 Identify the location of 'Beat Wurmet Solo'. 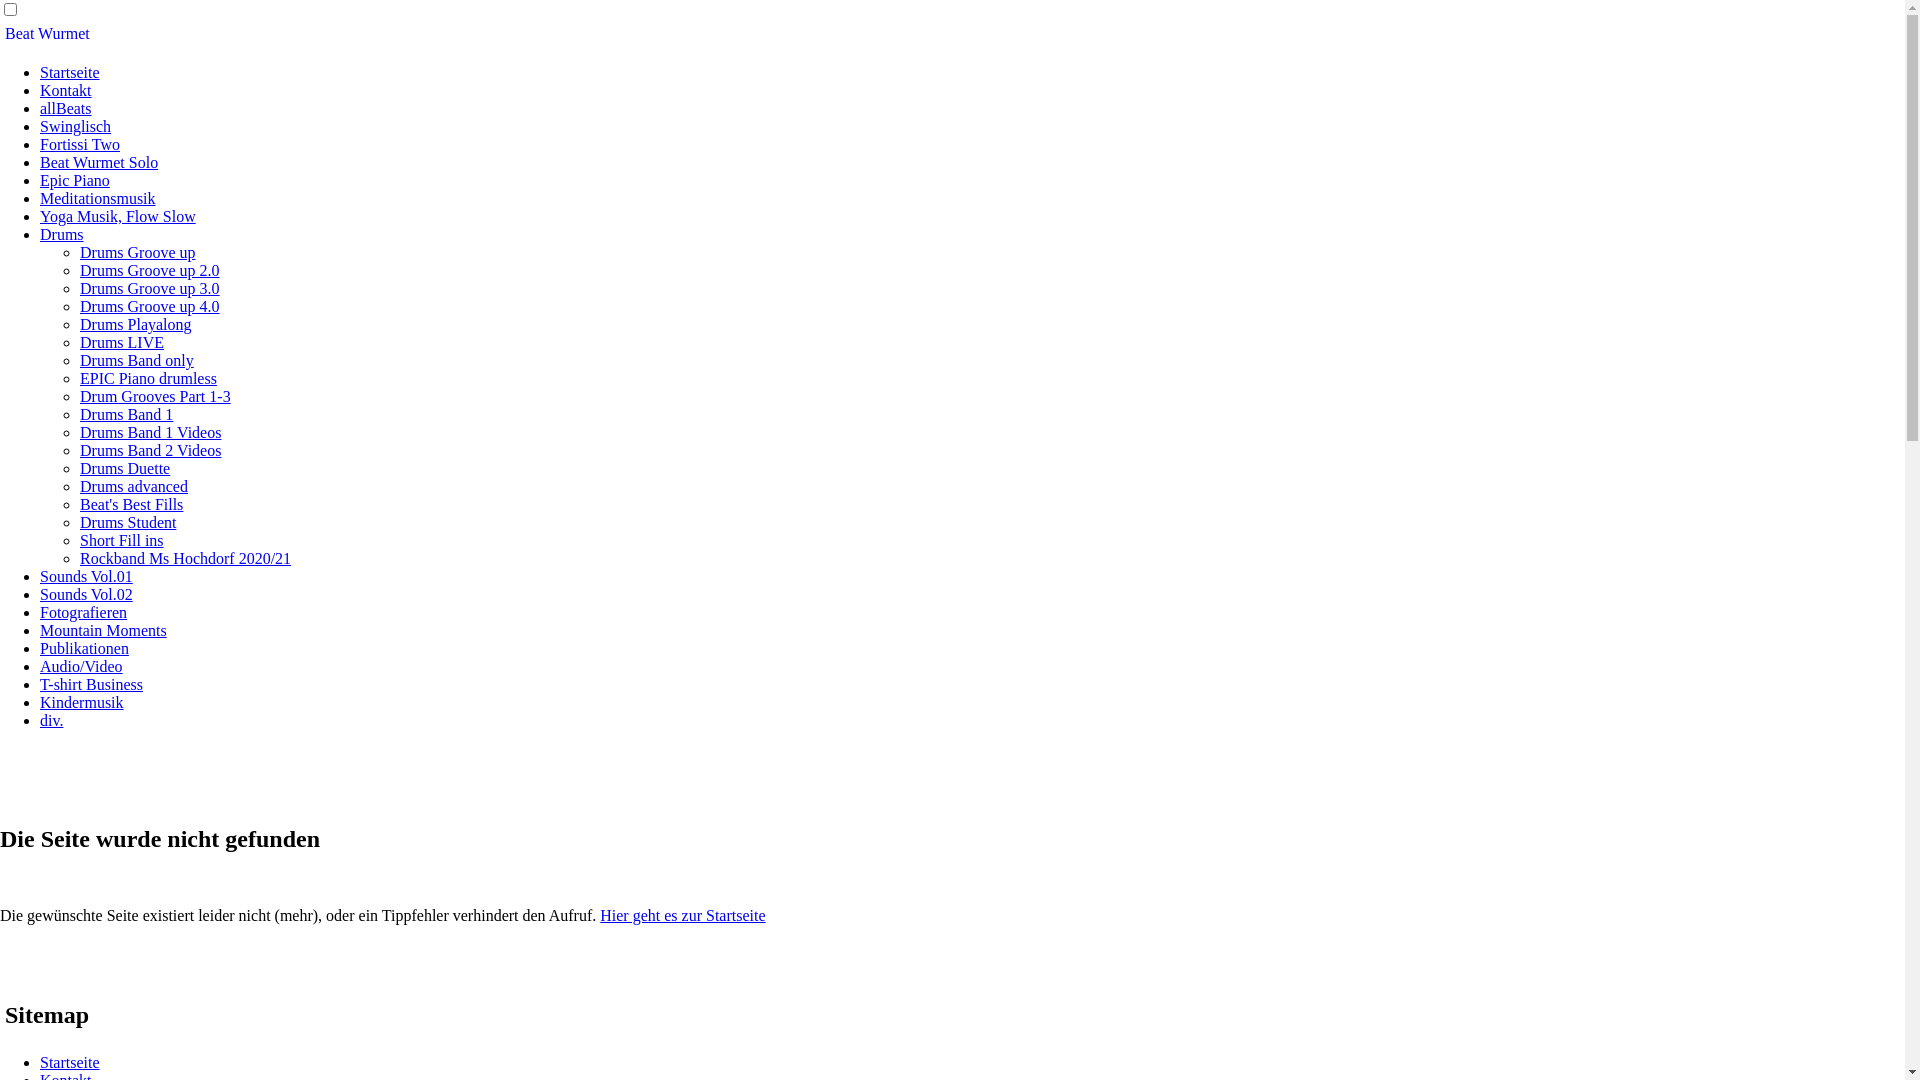
(98, 161).